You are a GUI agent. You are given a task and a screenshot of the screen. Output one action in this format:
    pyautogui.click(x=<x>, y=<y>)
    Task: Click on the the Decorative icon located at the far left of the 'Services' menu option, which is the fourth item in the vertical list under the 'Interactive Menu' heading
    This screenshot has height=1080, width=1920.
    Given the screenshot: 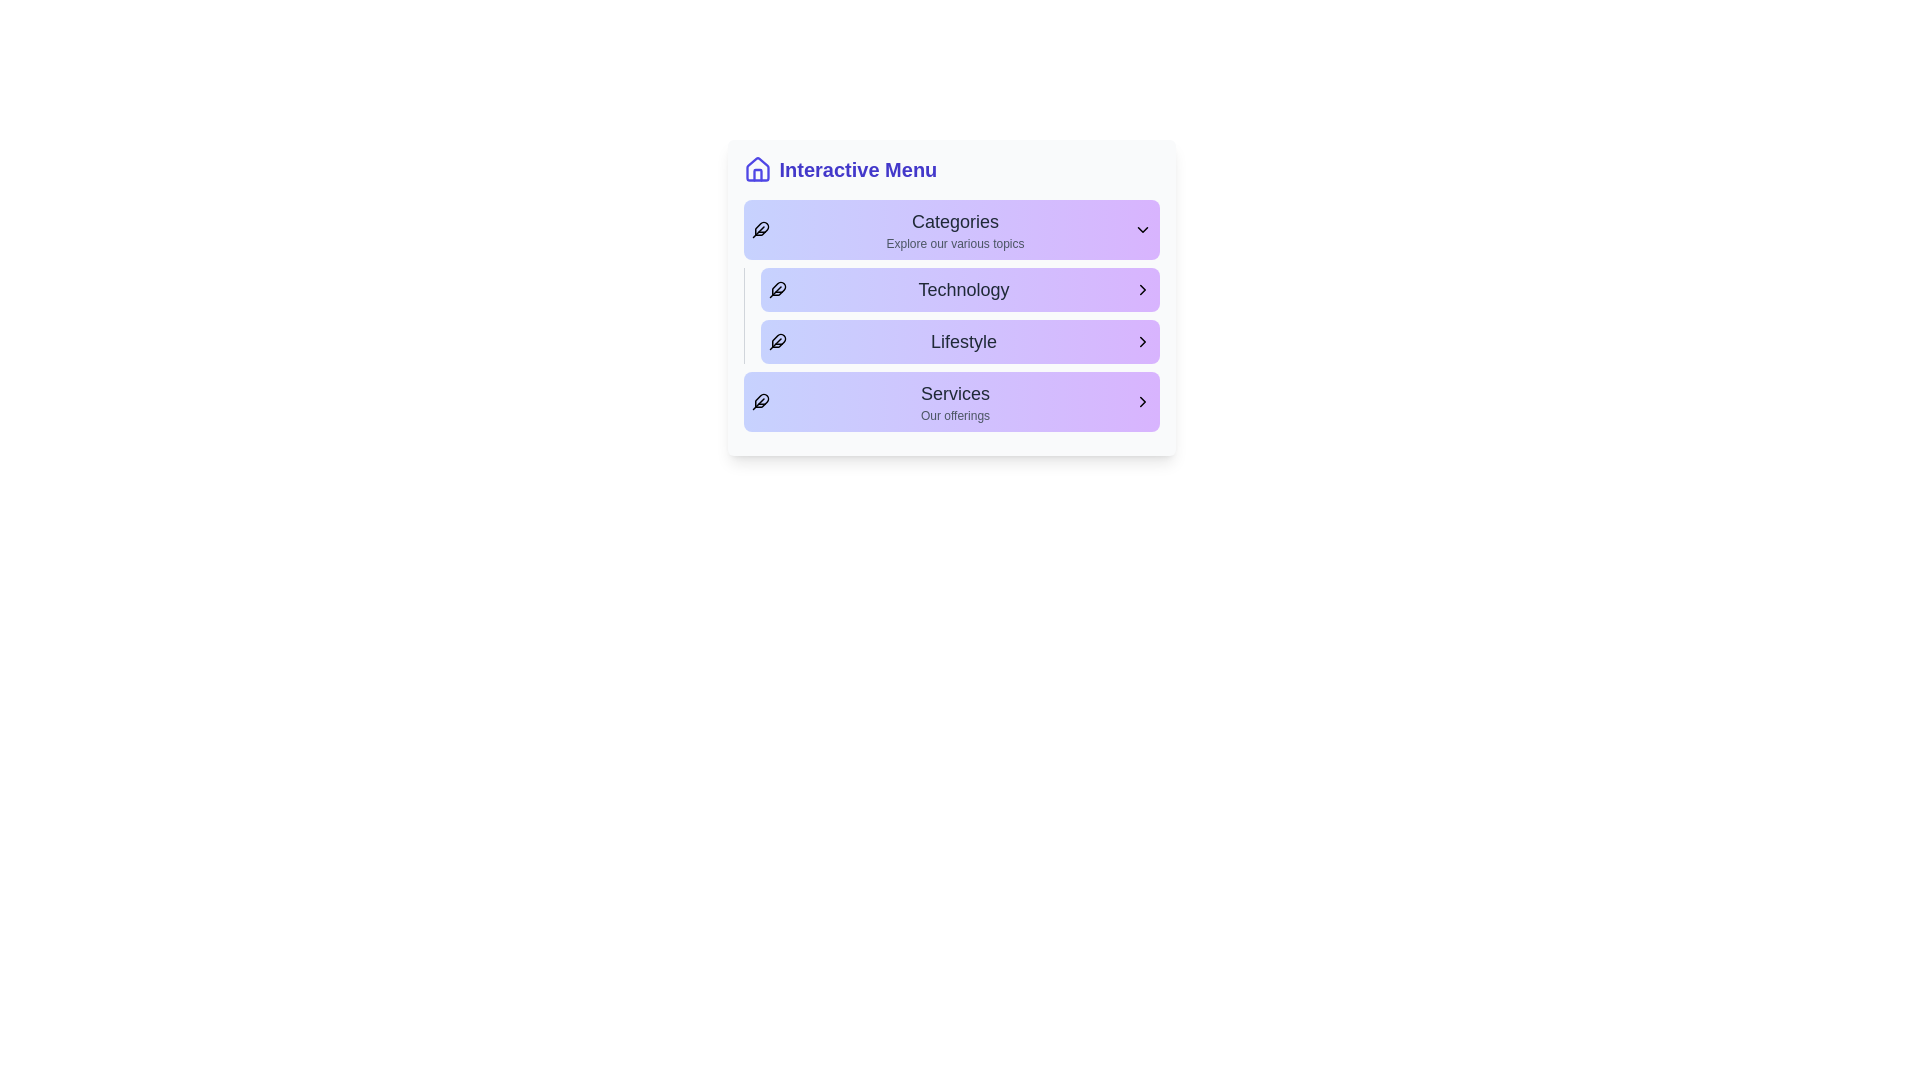 What is the action you would take?
    pyautogui.click(x=759, y=401)
    